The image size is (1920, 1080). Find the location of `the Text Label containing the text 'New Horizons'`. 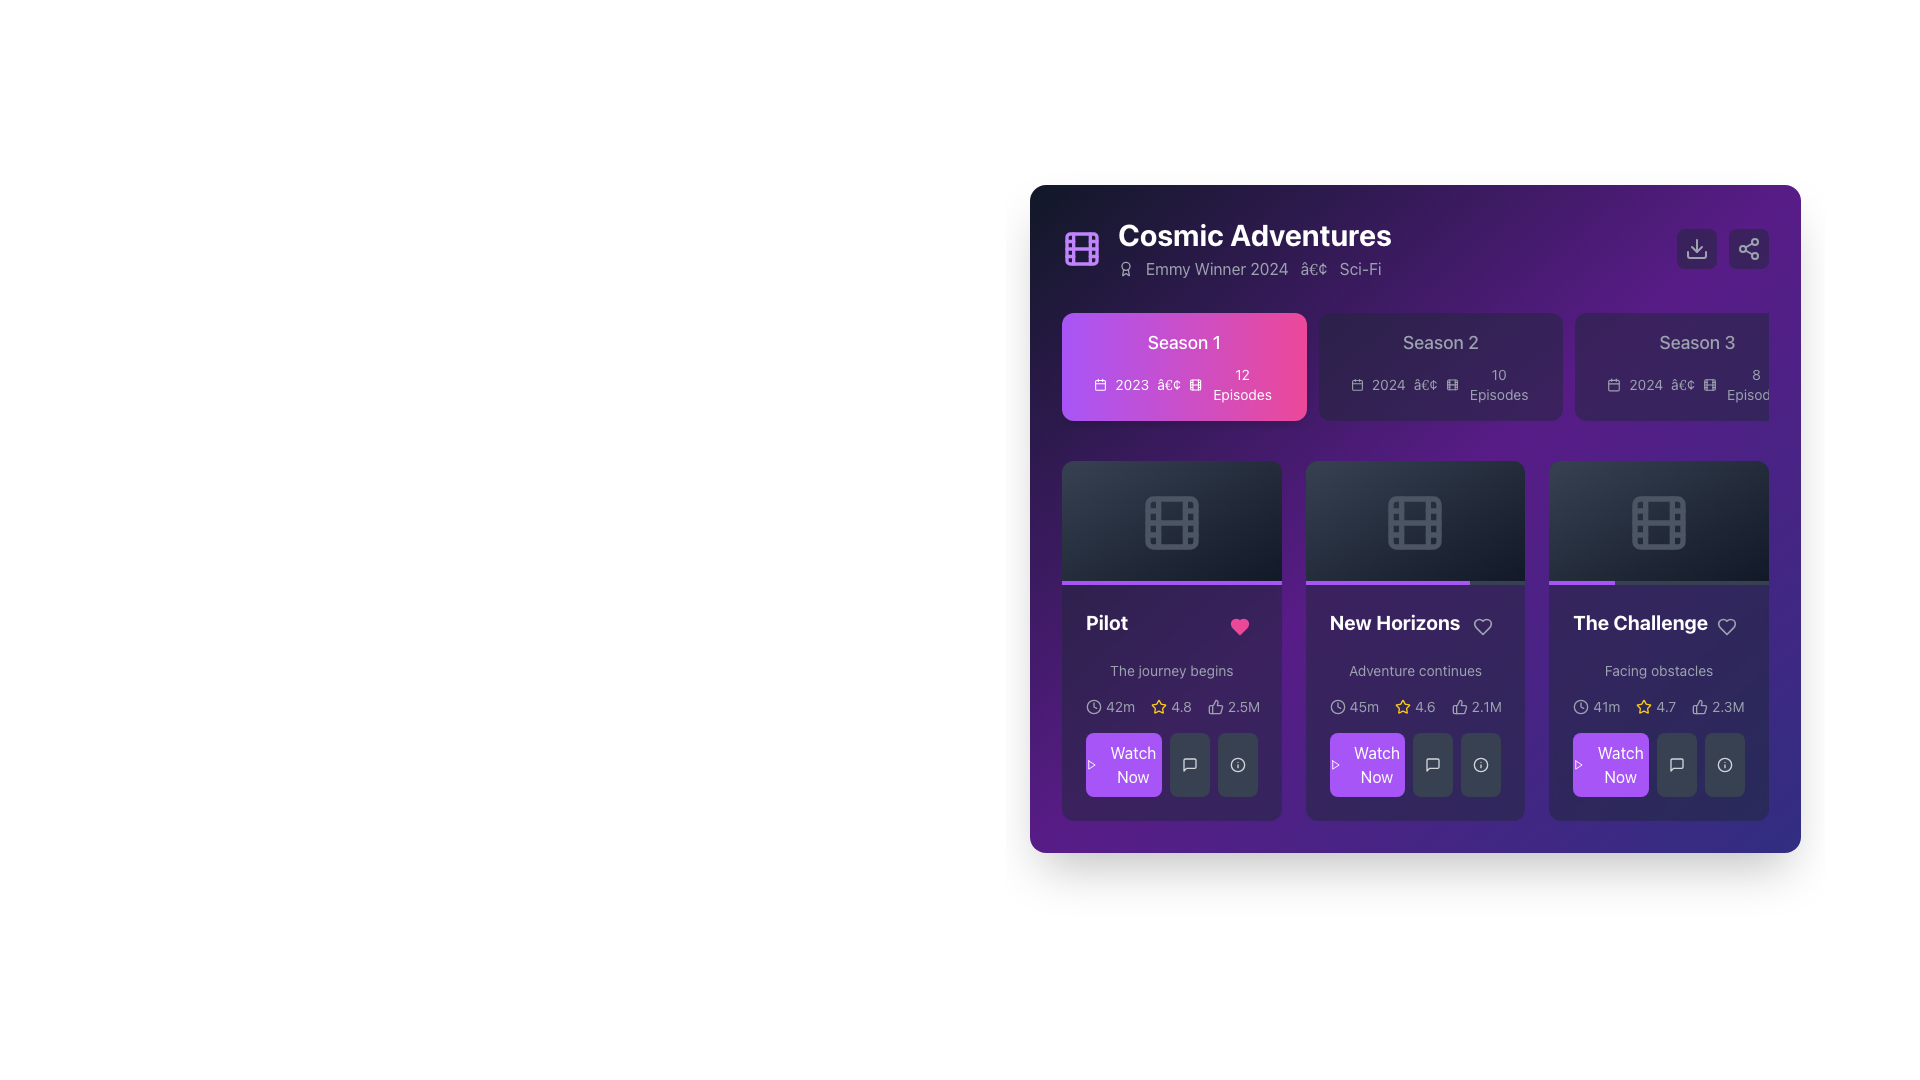

the Text Label containing the text 'New Horizons' is located at coordinates (1414, 625).